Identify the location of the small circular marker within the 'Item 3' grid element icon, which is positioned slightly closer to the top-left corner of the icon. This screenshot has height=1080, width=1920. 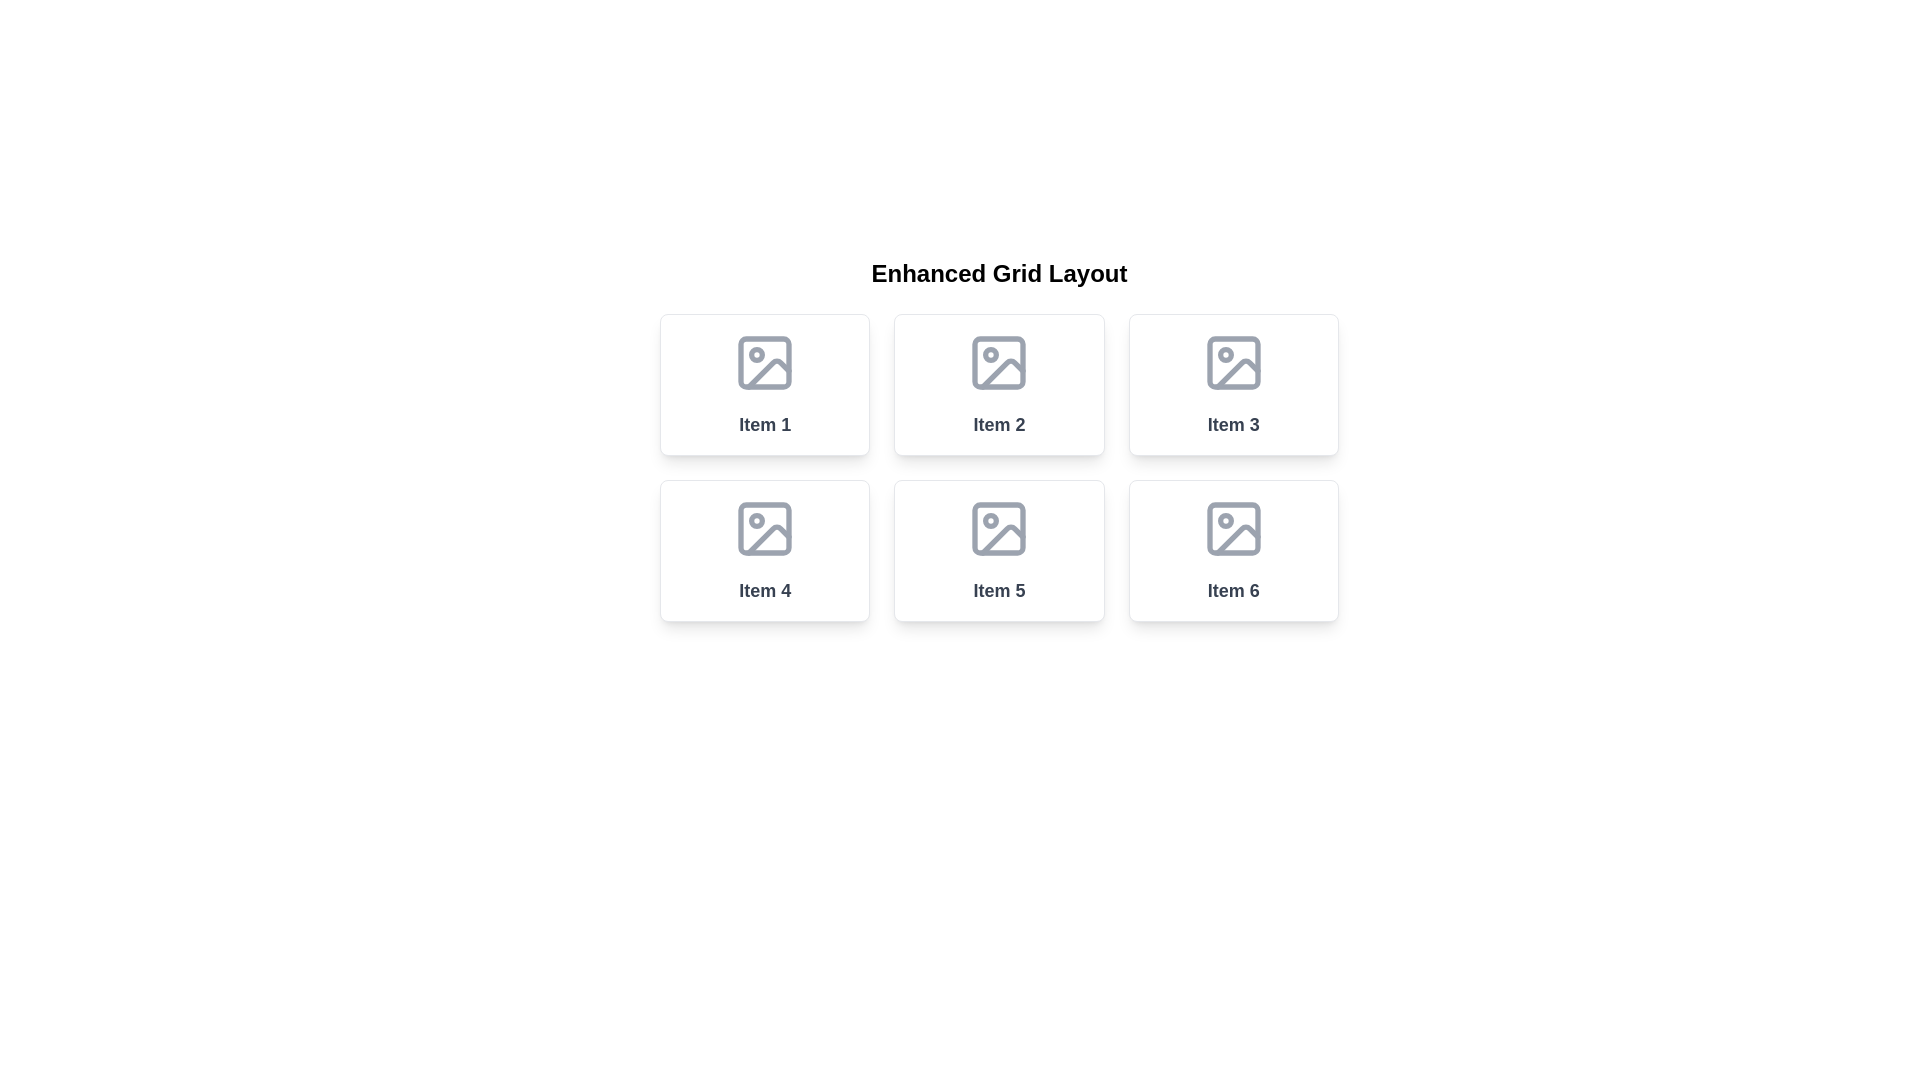
(1224, 353).